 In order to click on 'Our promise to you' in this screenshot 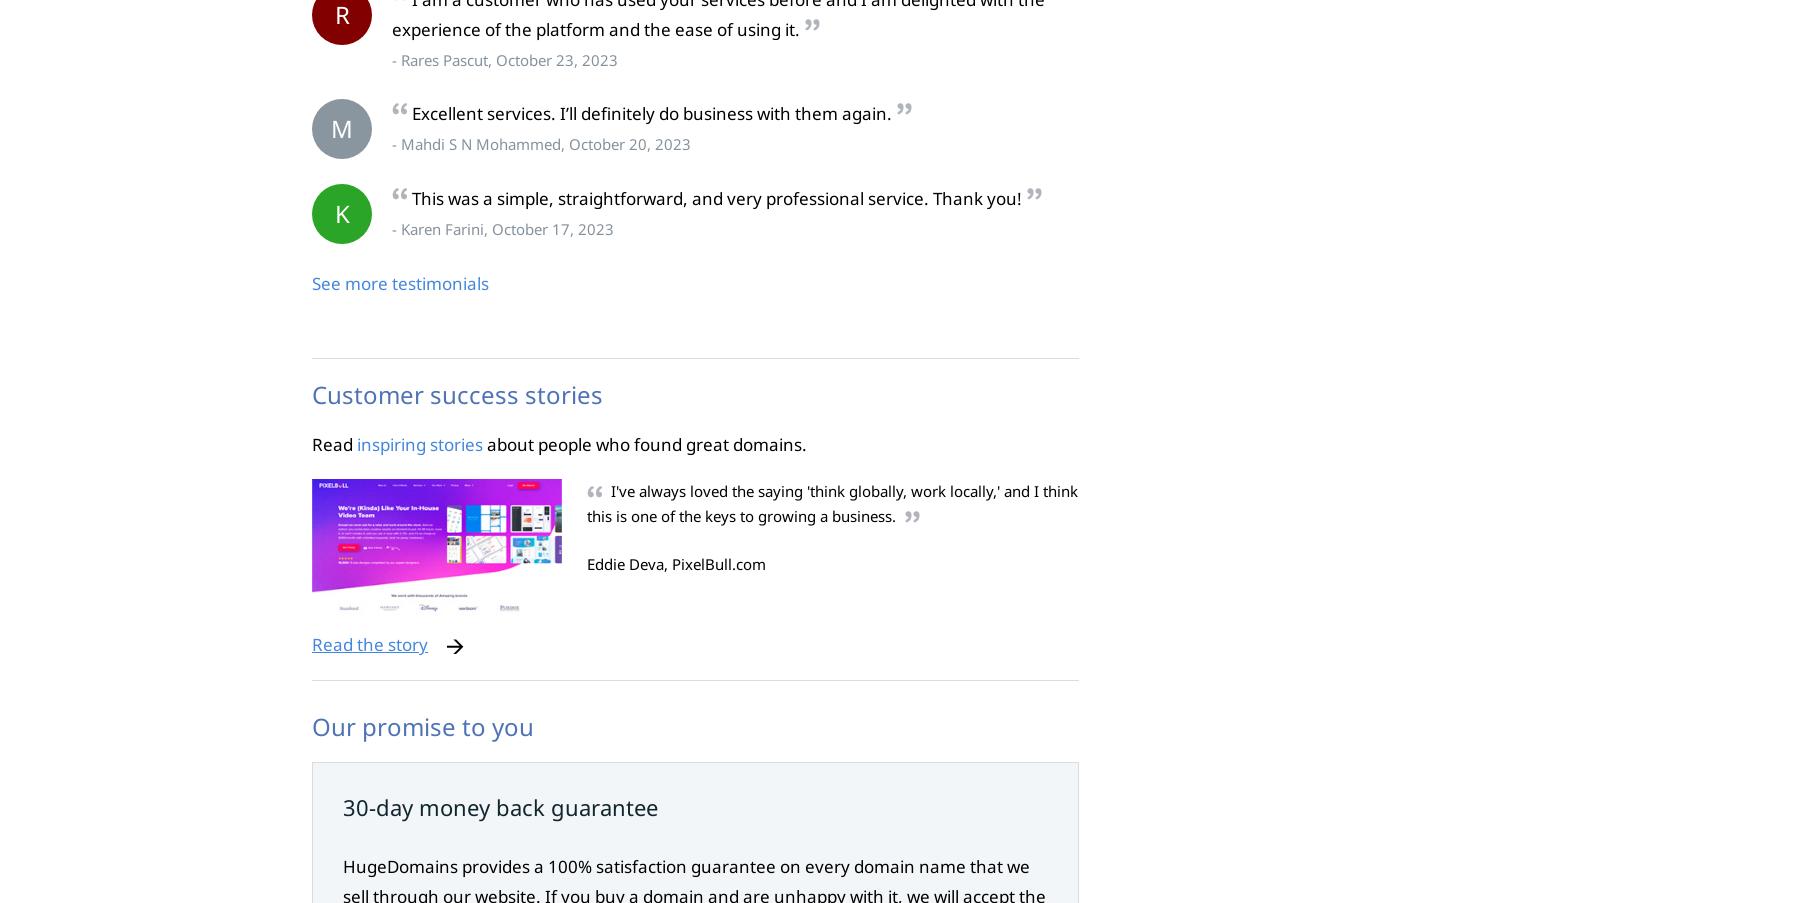, I will do `click(422, 726)`.